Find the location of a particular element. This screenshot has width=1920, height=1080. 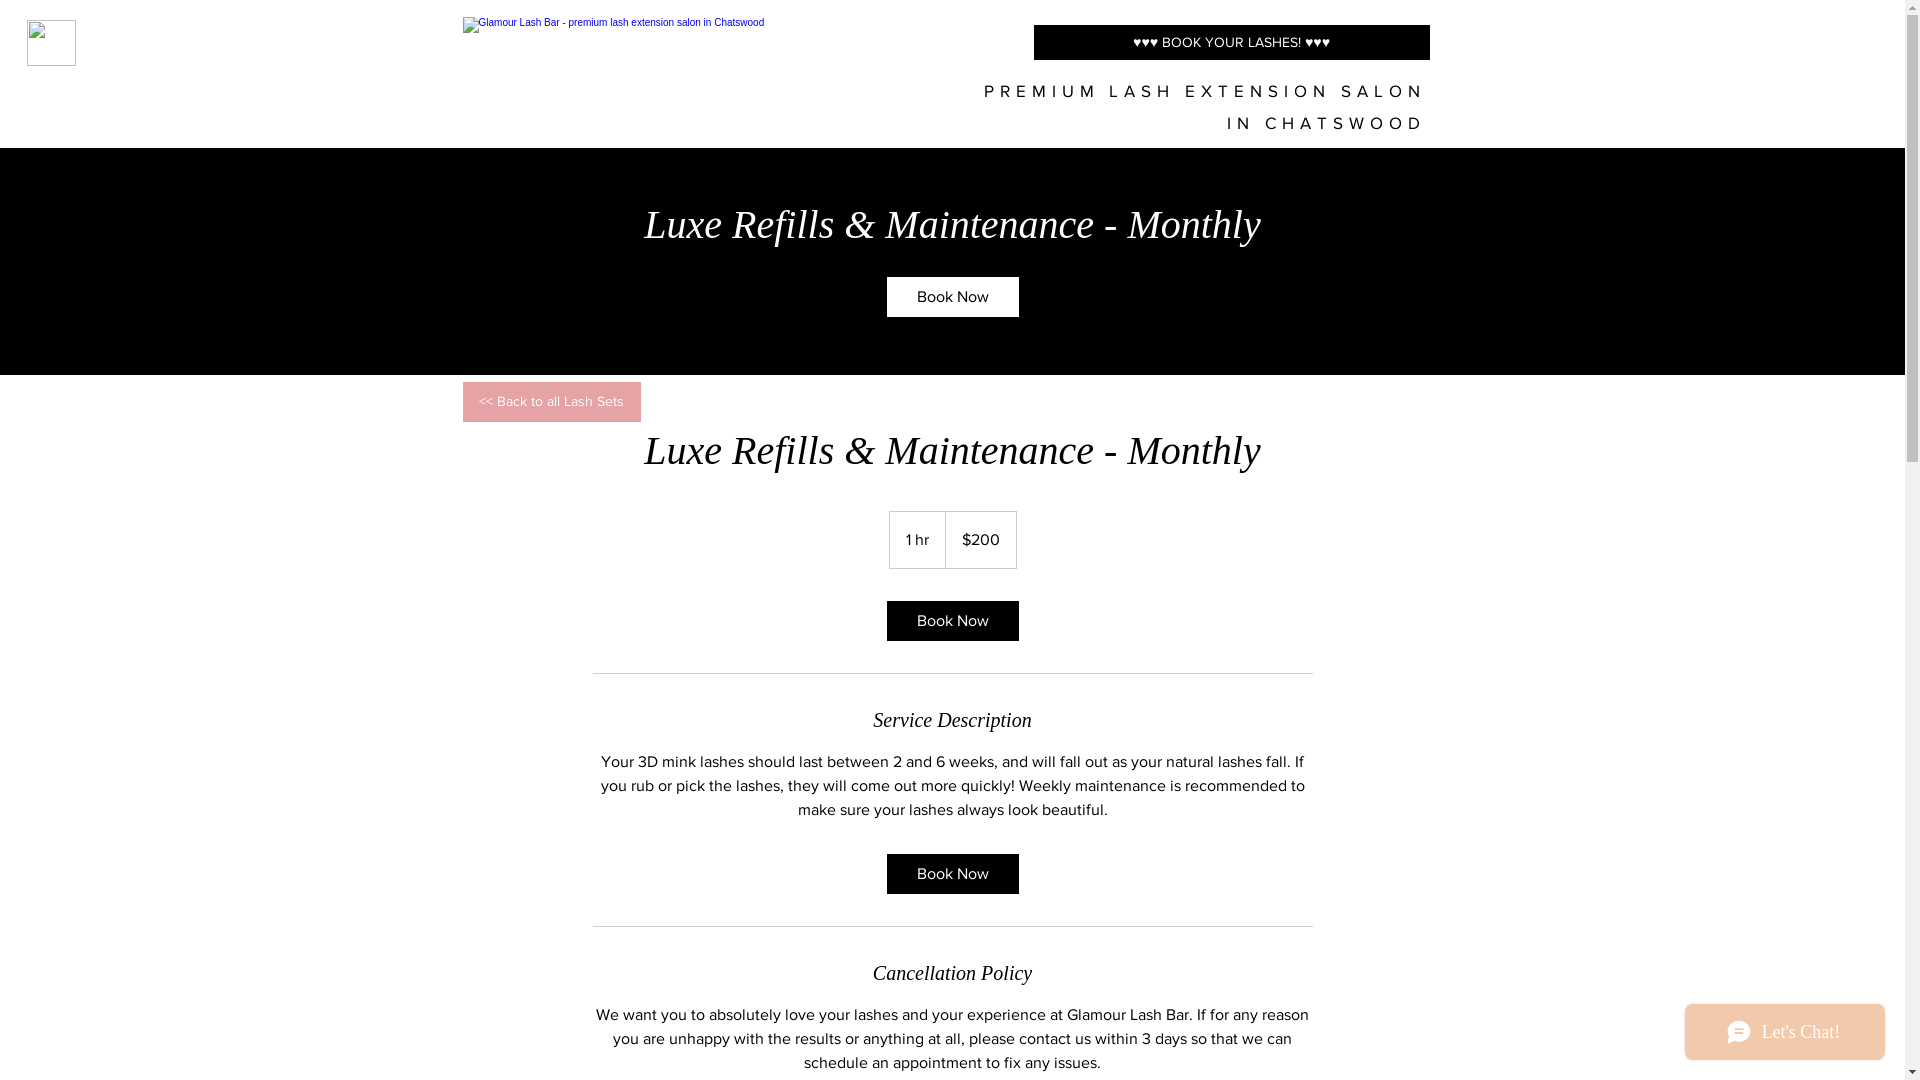

'Book Now' is located at coordinates (950, 873).